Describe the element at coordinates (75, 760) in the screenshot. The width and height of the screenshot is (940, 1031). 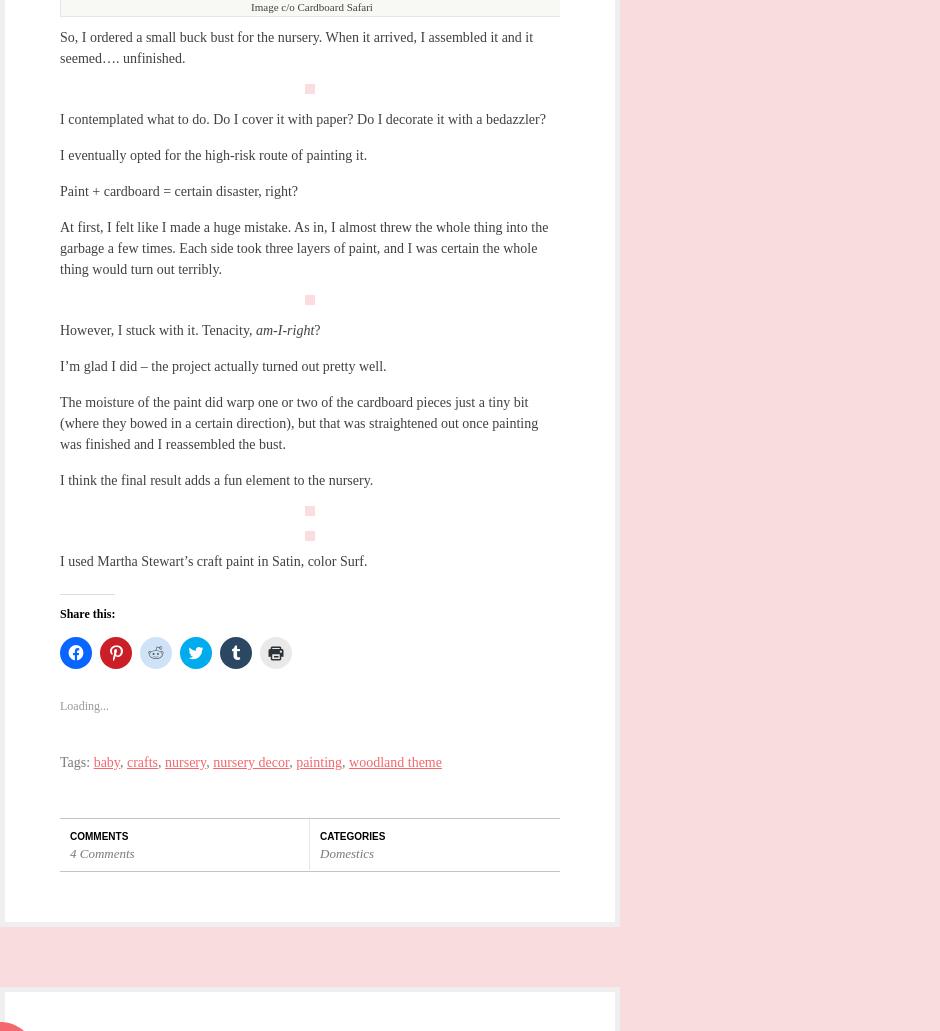
I see `'Tags:'` at that location.